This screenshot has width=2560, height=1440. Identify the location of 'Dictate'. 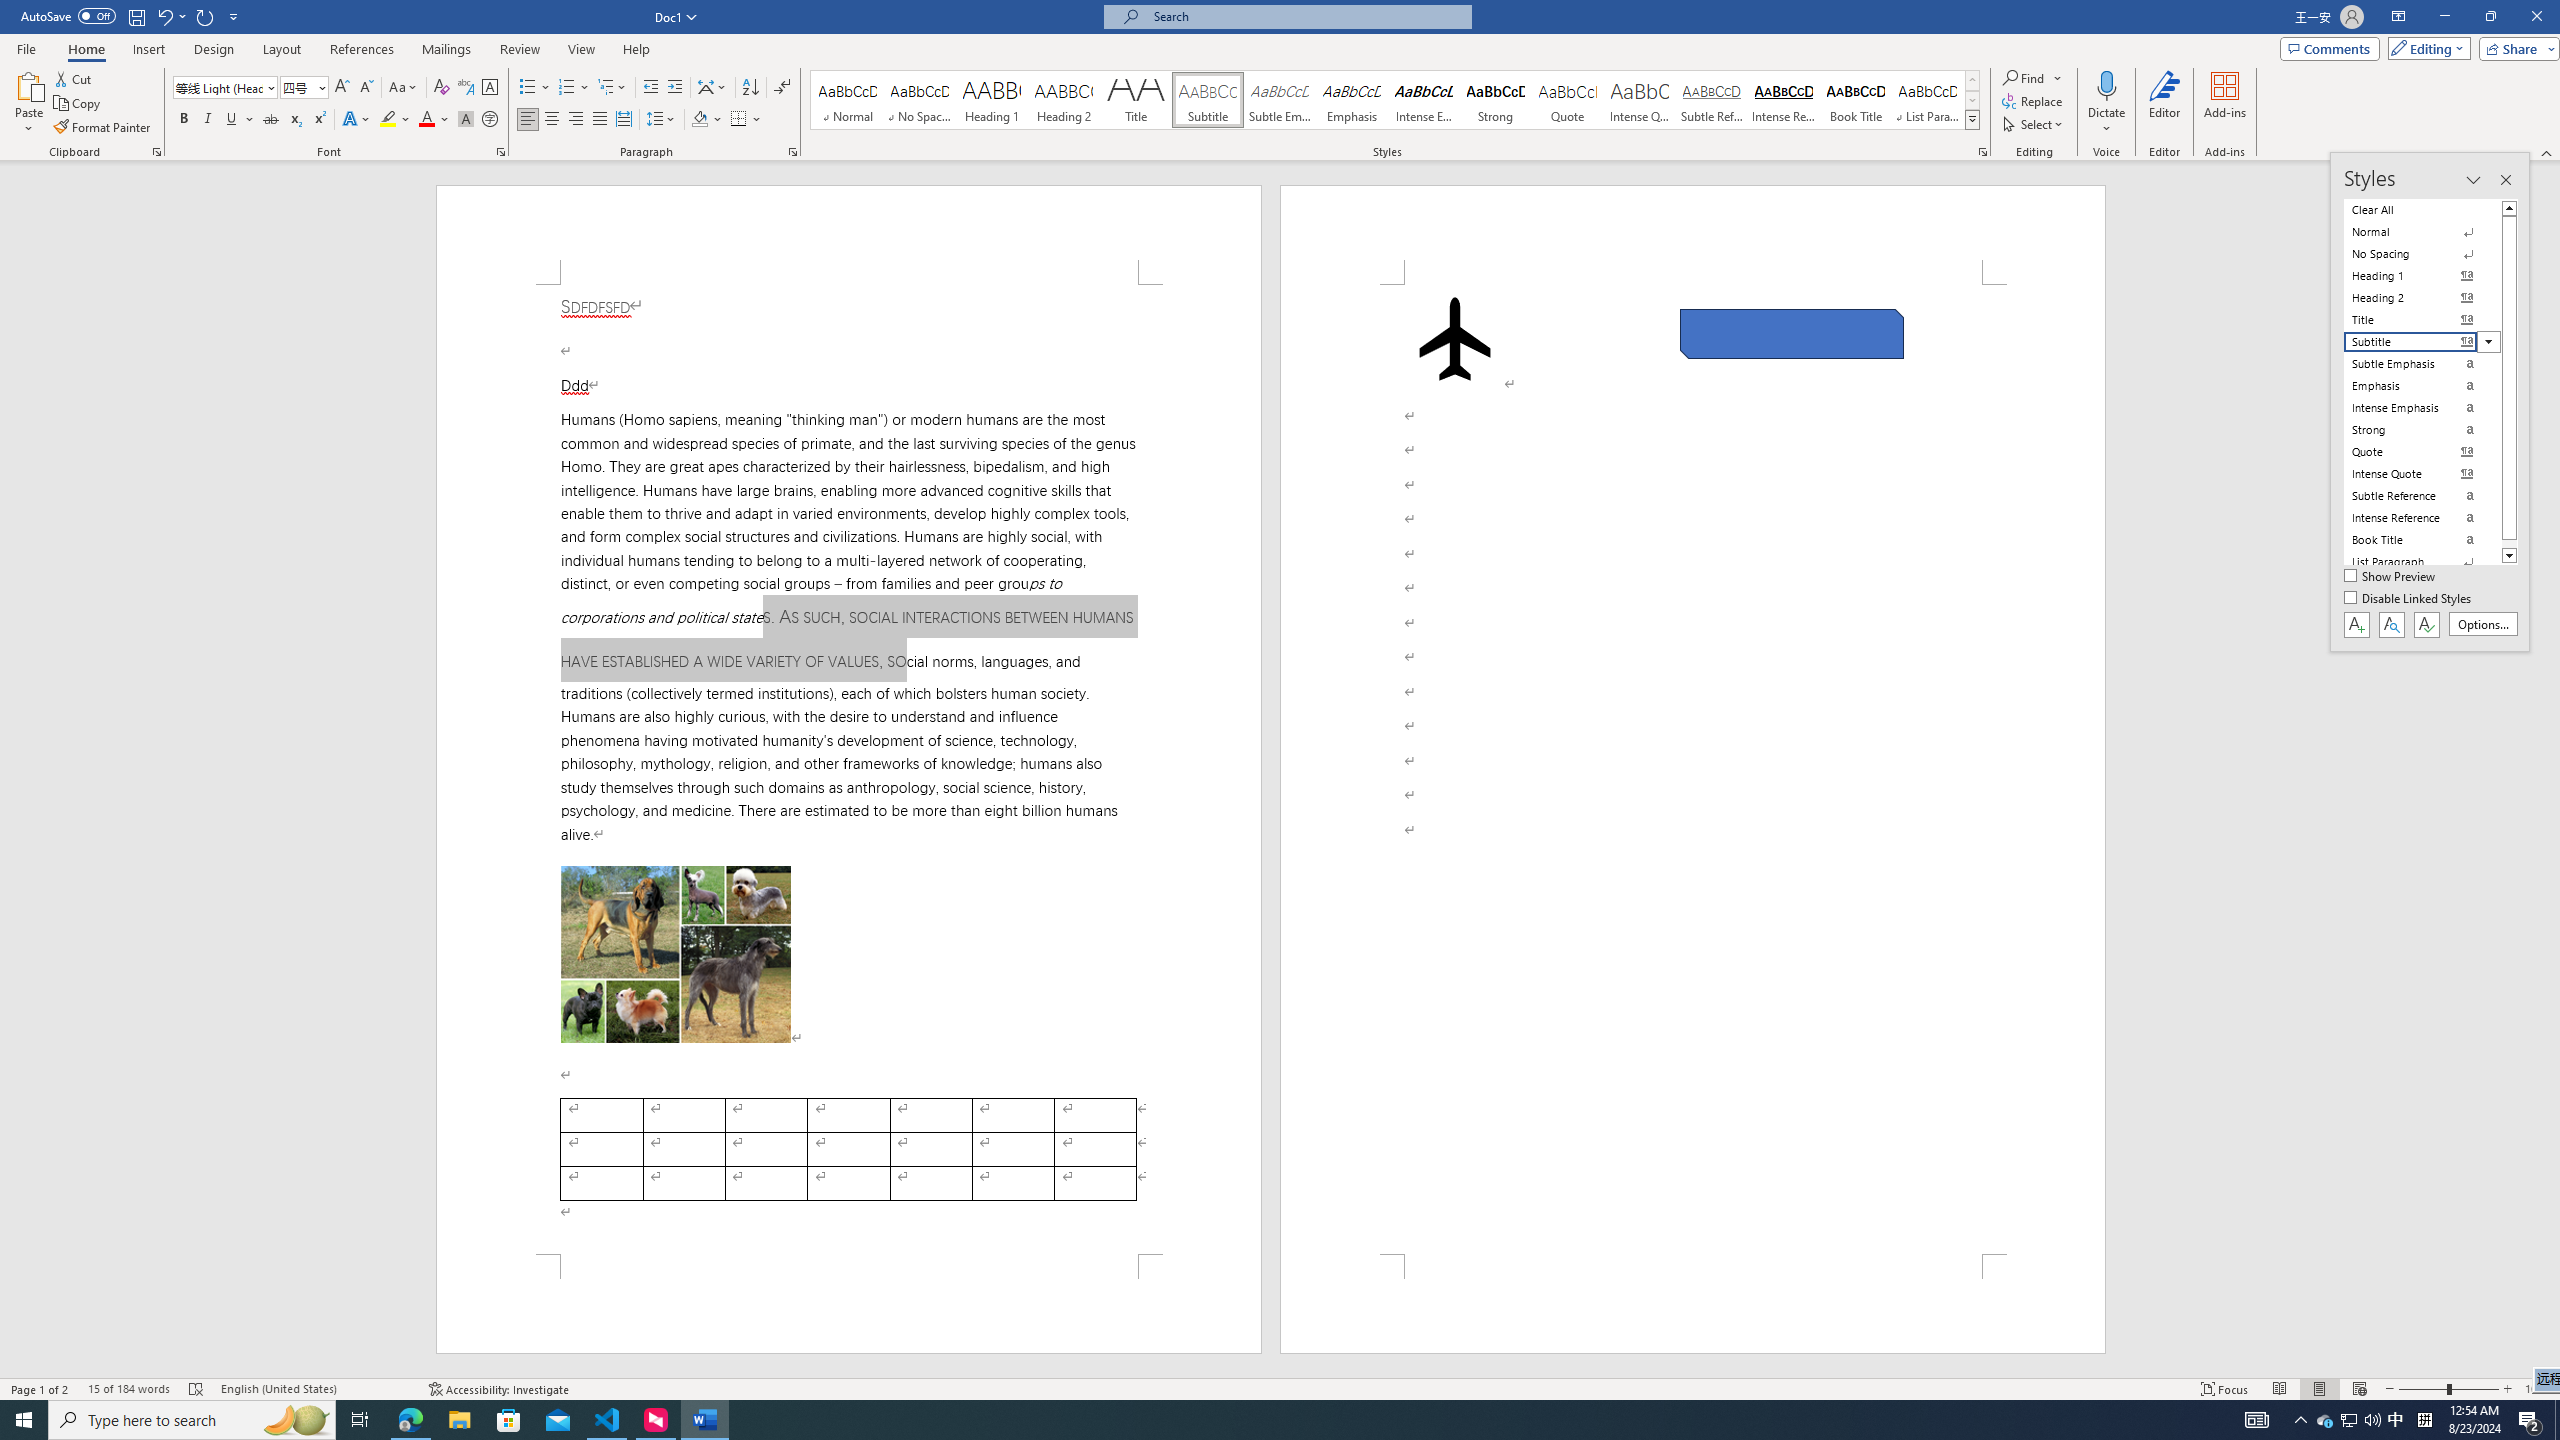
(2106, 84).